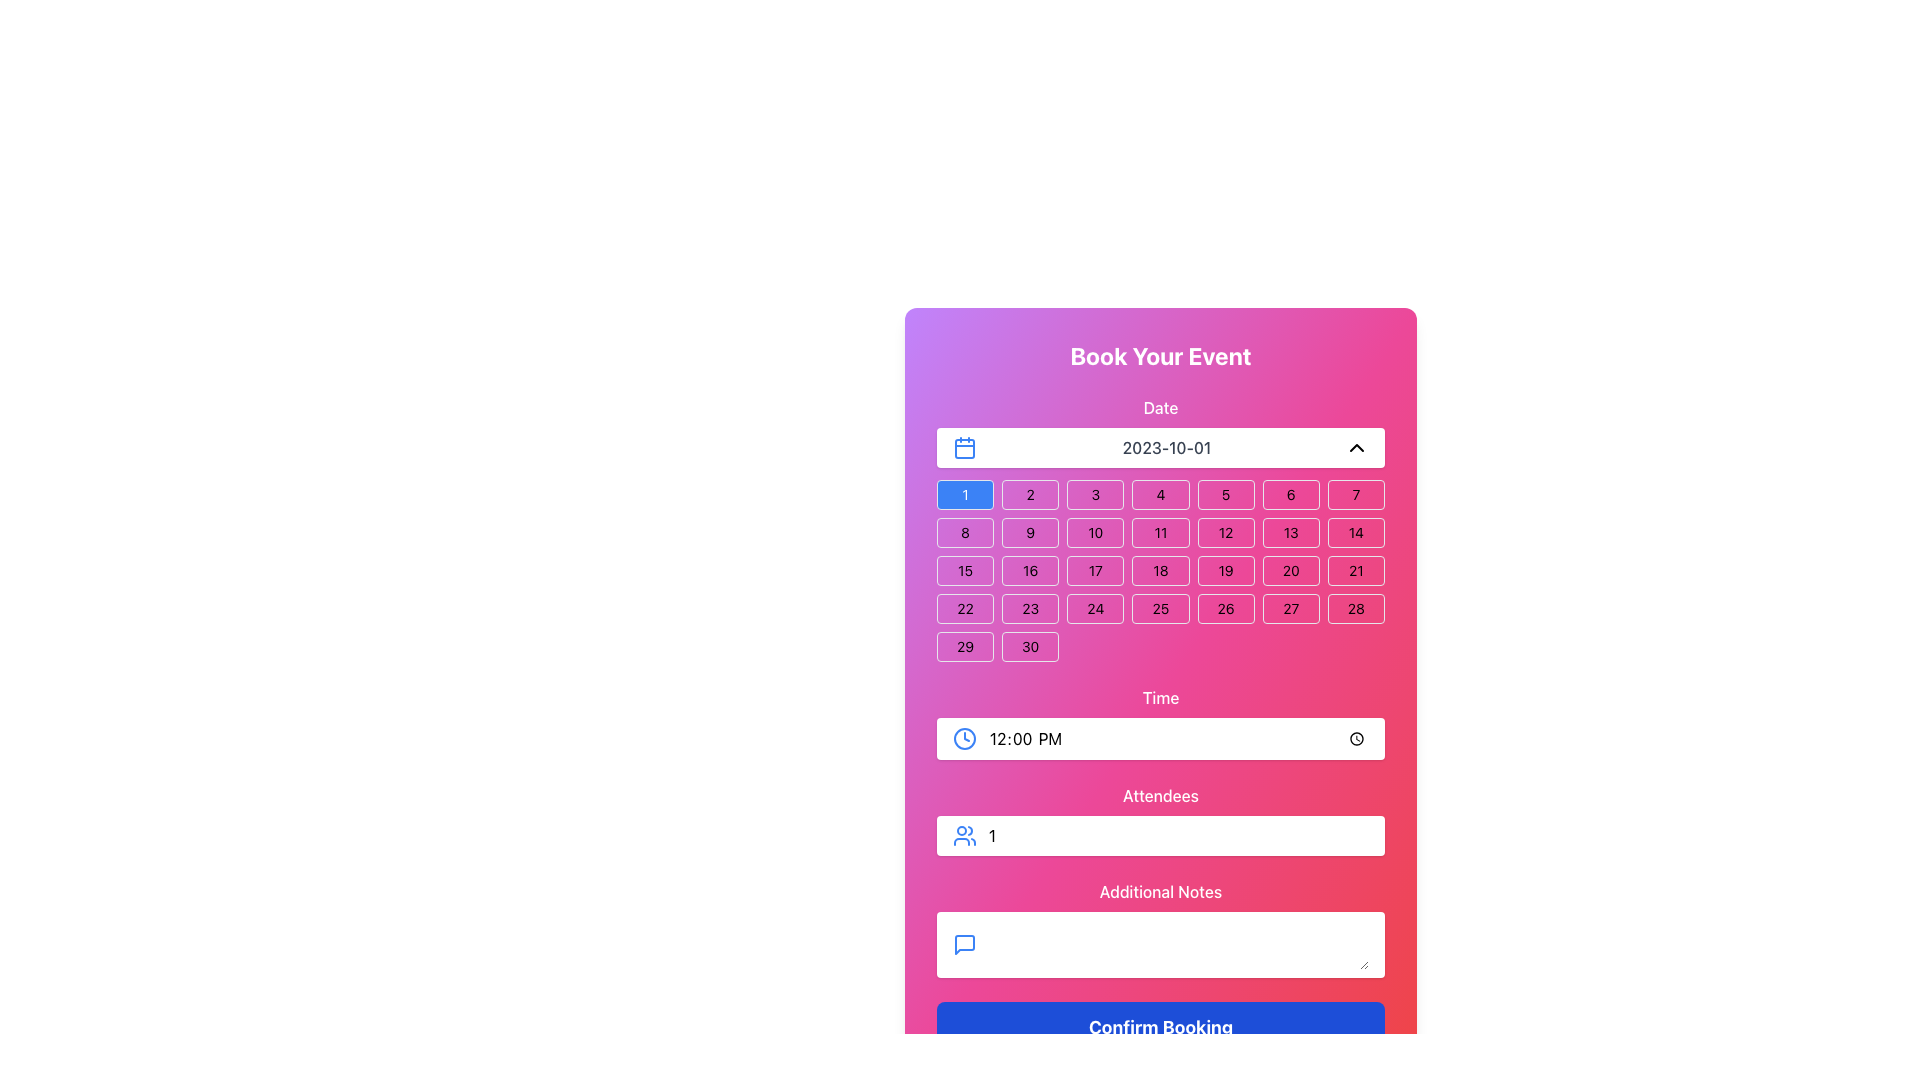 This screenshot has height=1080, width=1920. Describe the element at coordinates (965, 531) in the screenshot. I see `the button with the number '8' centered in a bold, black font on a light purple background` at that location.